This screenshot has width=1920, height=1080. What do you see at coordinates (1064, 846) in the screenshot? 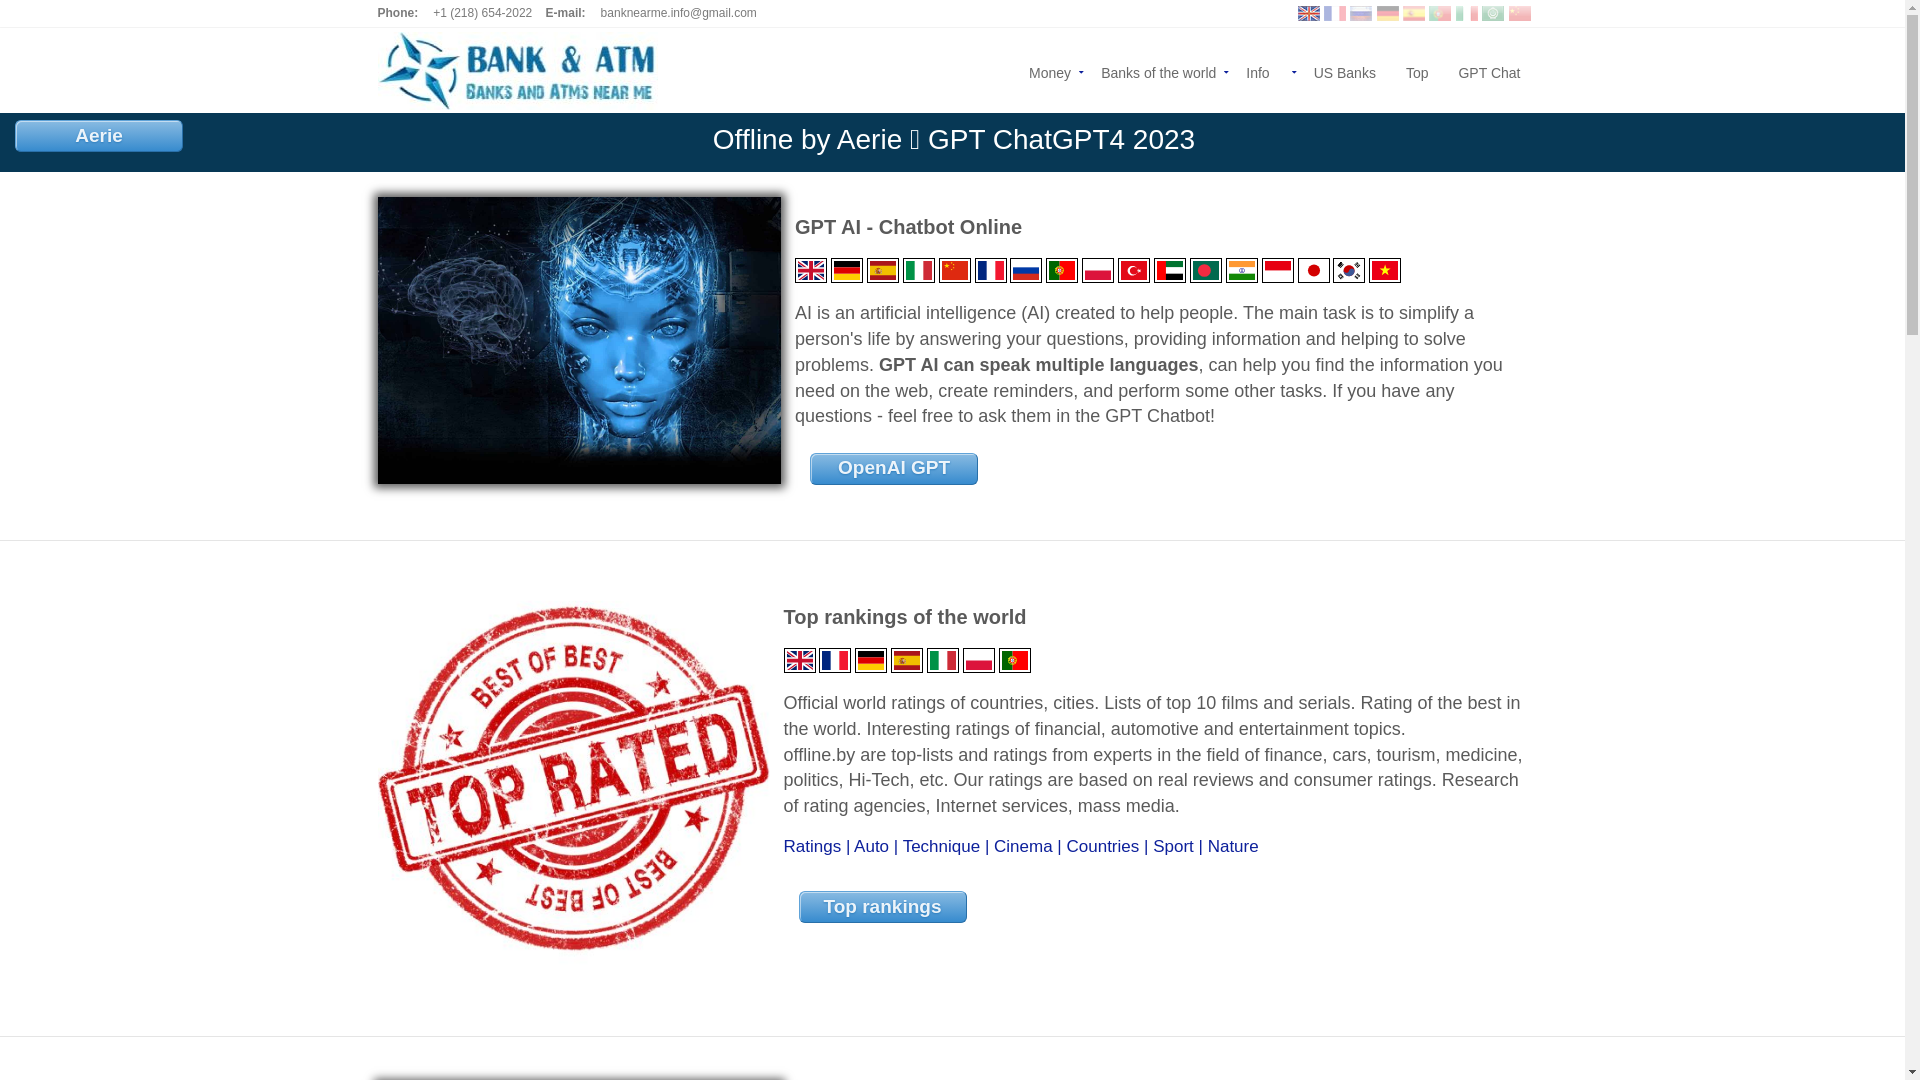
I see `'Countries'` at bounding box center [1064, 846].